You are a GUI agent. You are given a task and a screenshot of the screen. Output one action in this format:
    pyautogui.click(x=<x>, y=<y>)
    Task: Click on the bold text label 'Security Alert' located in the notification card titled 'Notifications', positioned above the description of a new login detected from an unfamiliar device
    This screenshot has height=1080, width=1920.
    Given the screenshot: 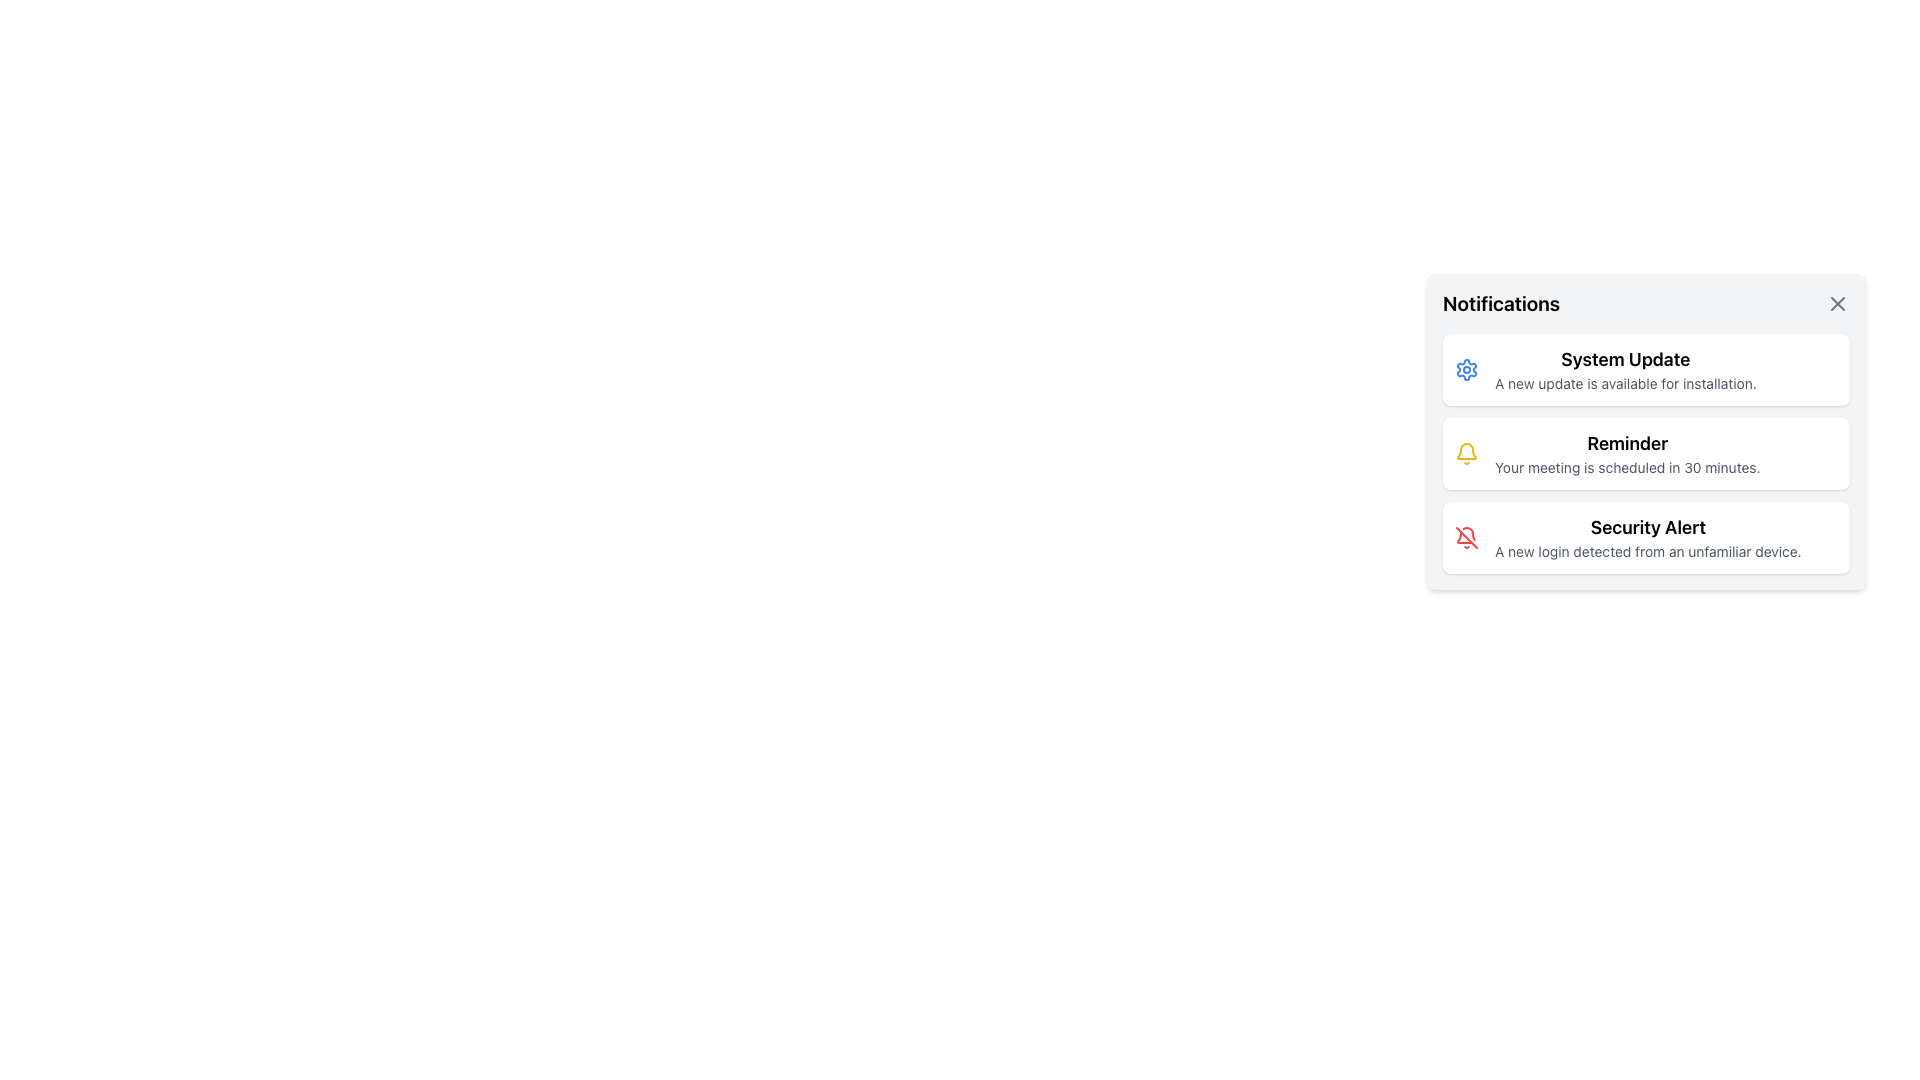 What is the action you would take?
    pyautogui.click(x=1648, y=527)
    